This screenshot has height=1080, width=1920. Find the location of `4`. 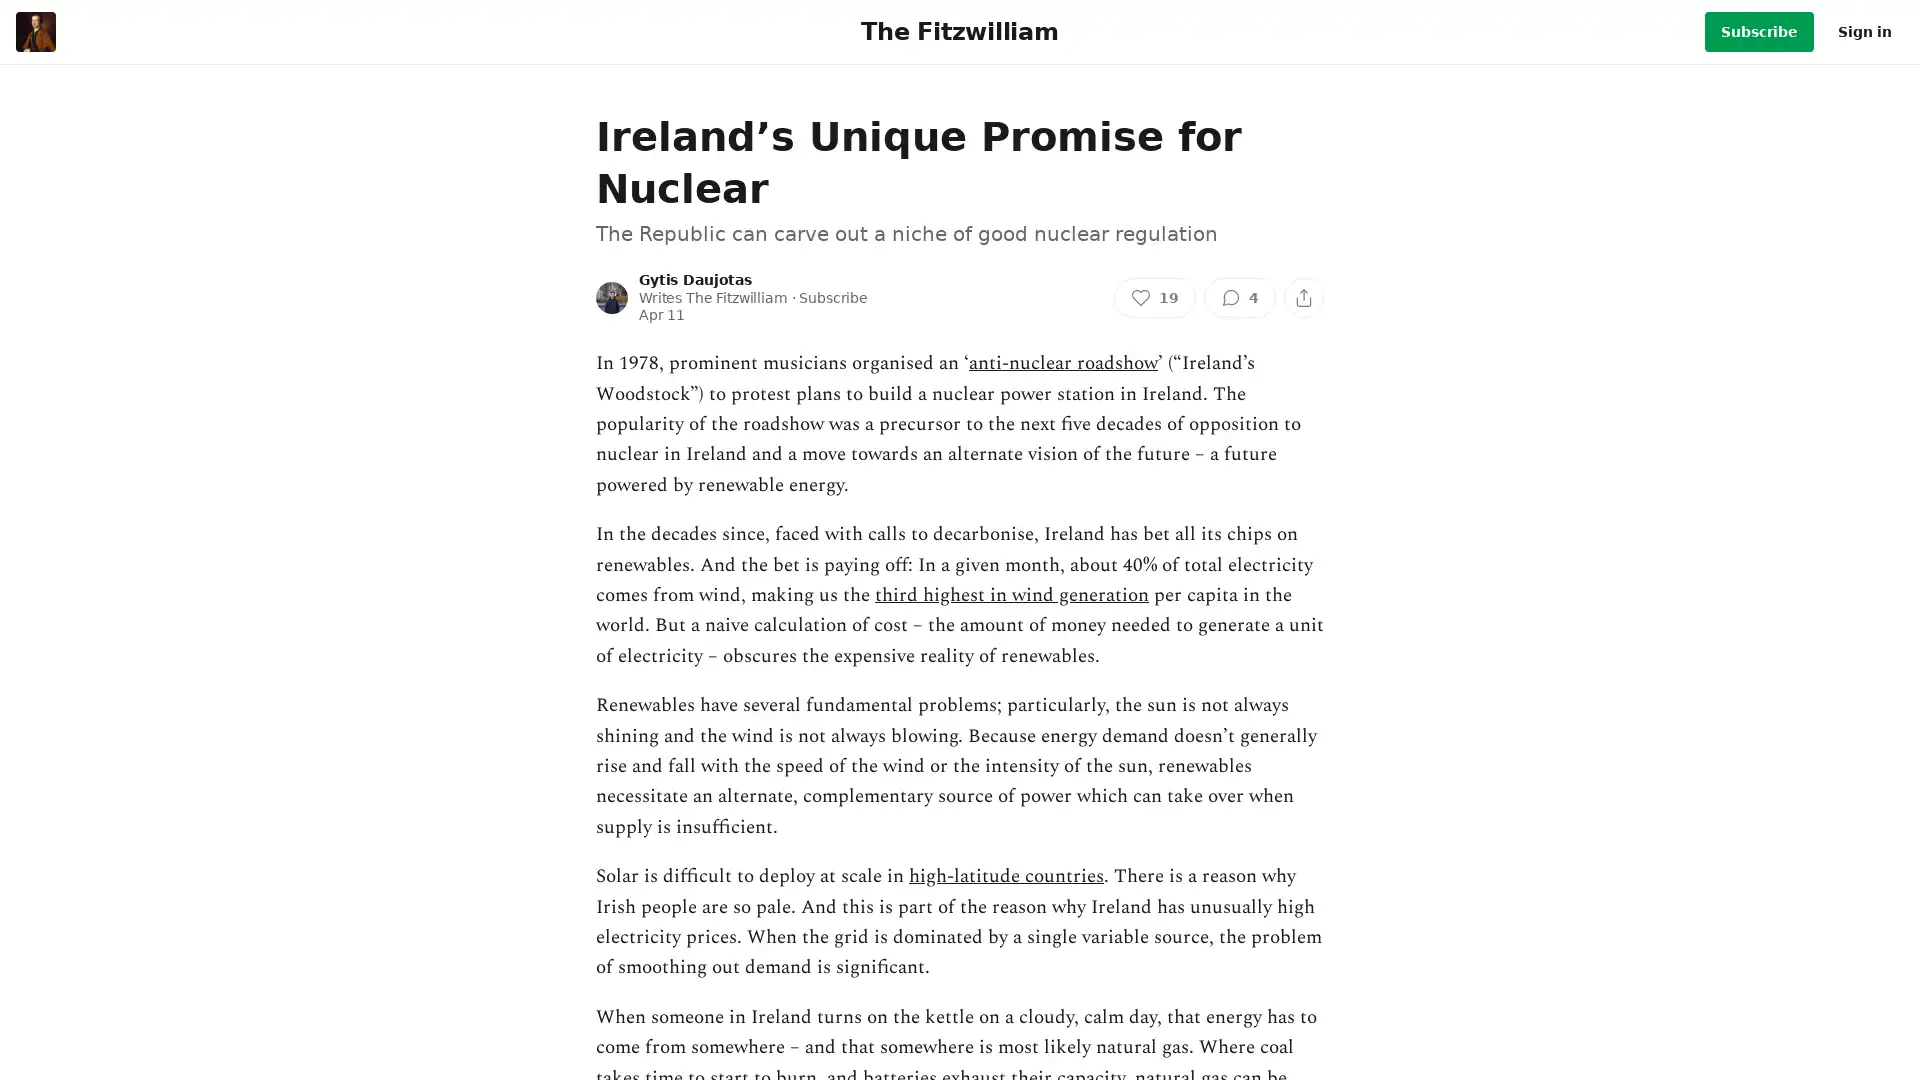

4 is located at coordinates (1238, 297).